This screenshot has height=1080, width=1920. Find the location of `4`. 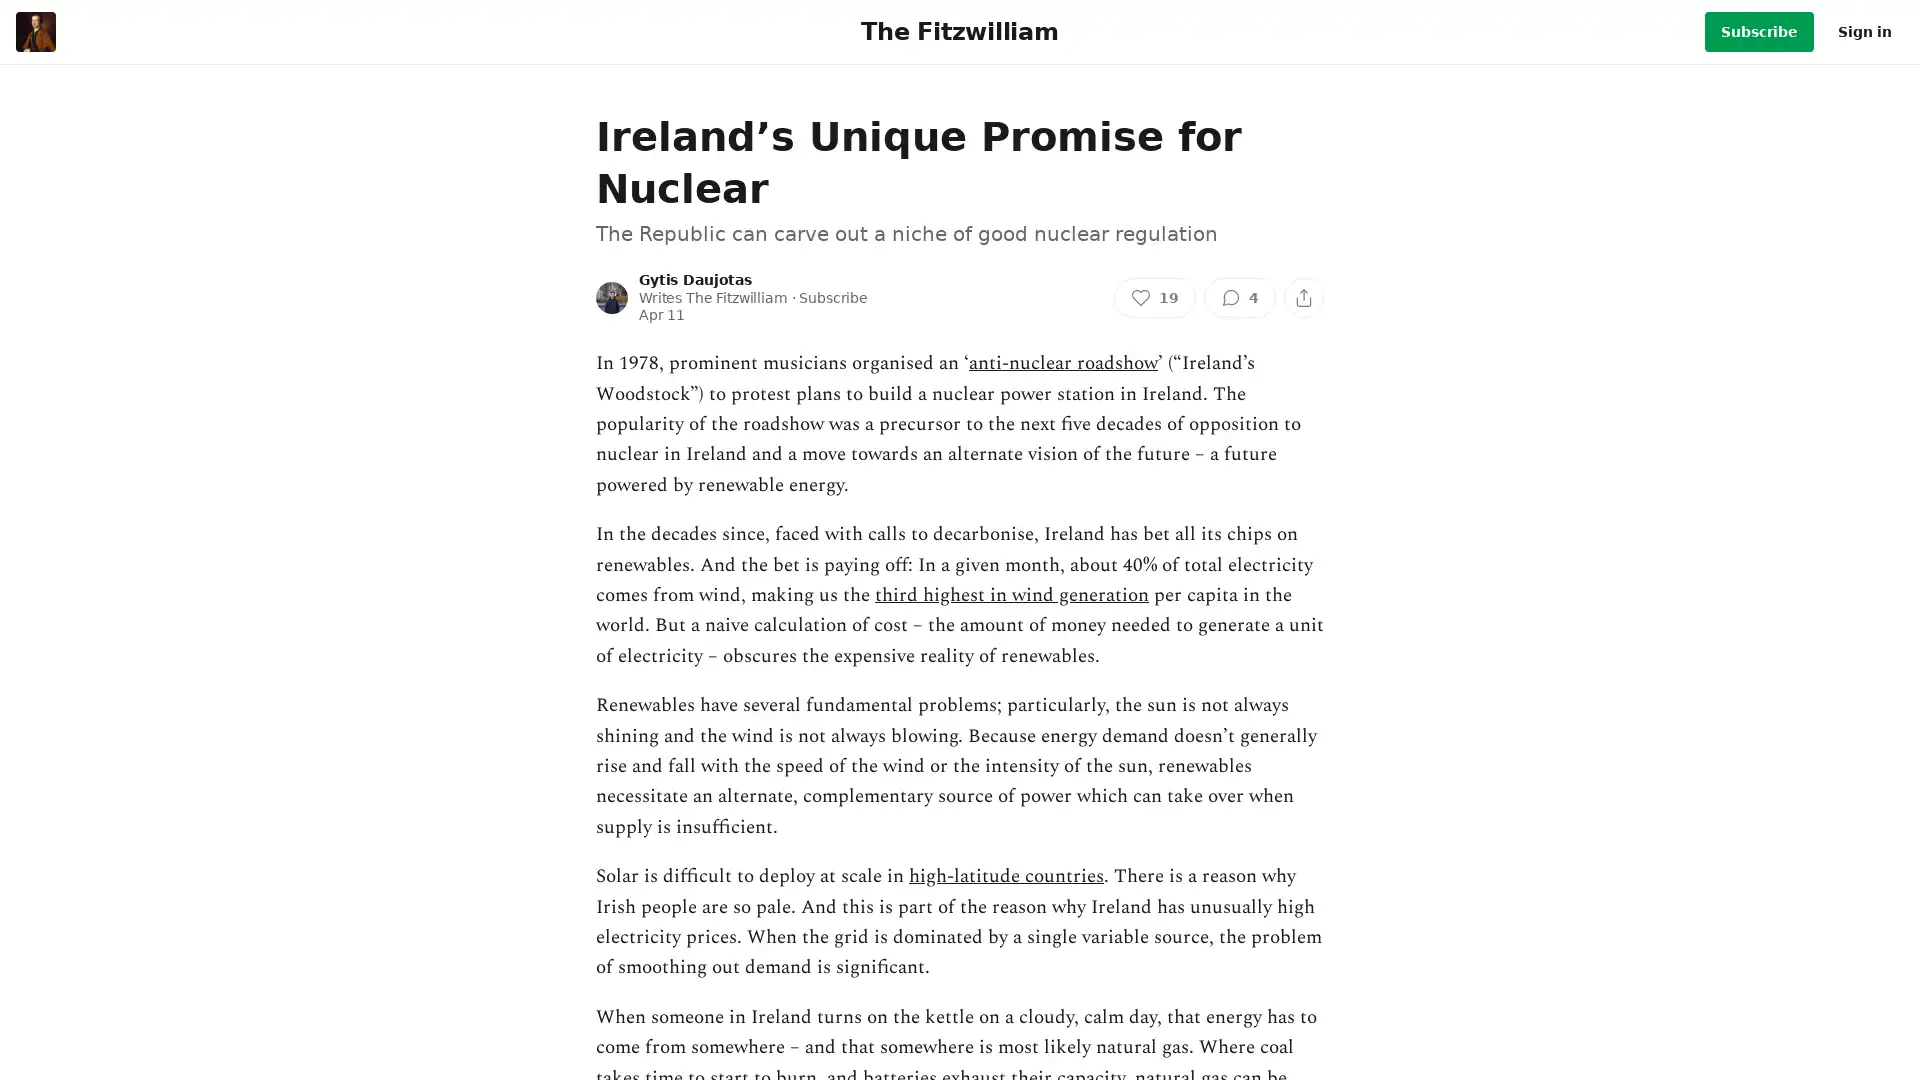

4 is located at coordinates (1238, 297).